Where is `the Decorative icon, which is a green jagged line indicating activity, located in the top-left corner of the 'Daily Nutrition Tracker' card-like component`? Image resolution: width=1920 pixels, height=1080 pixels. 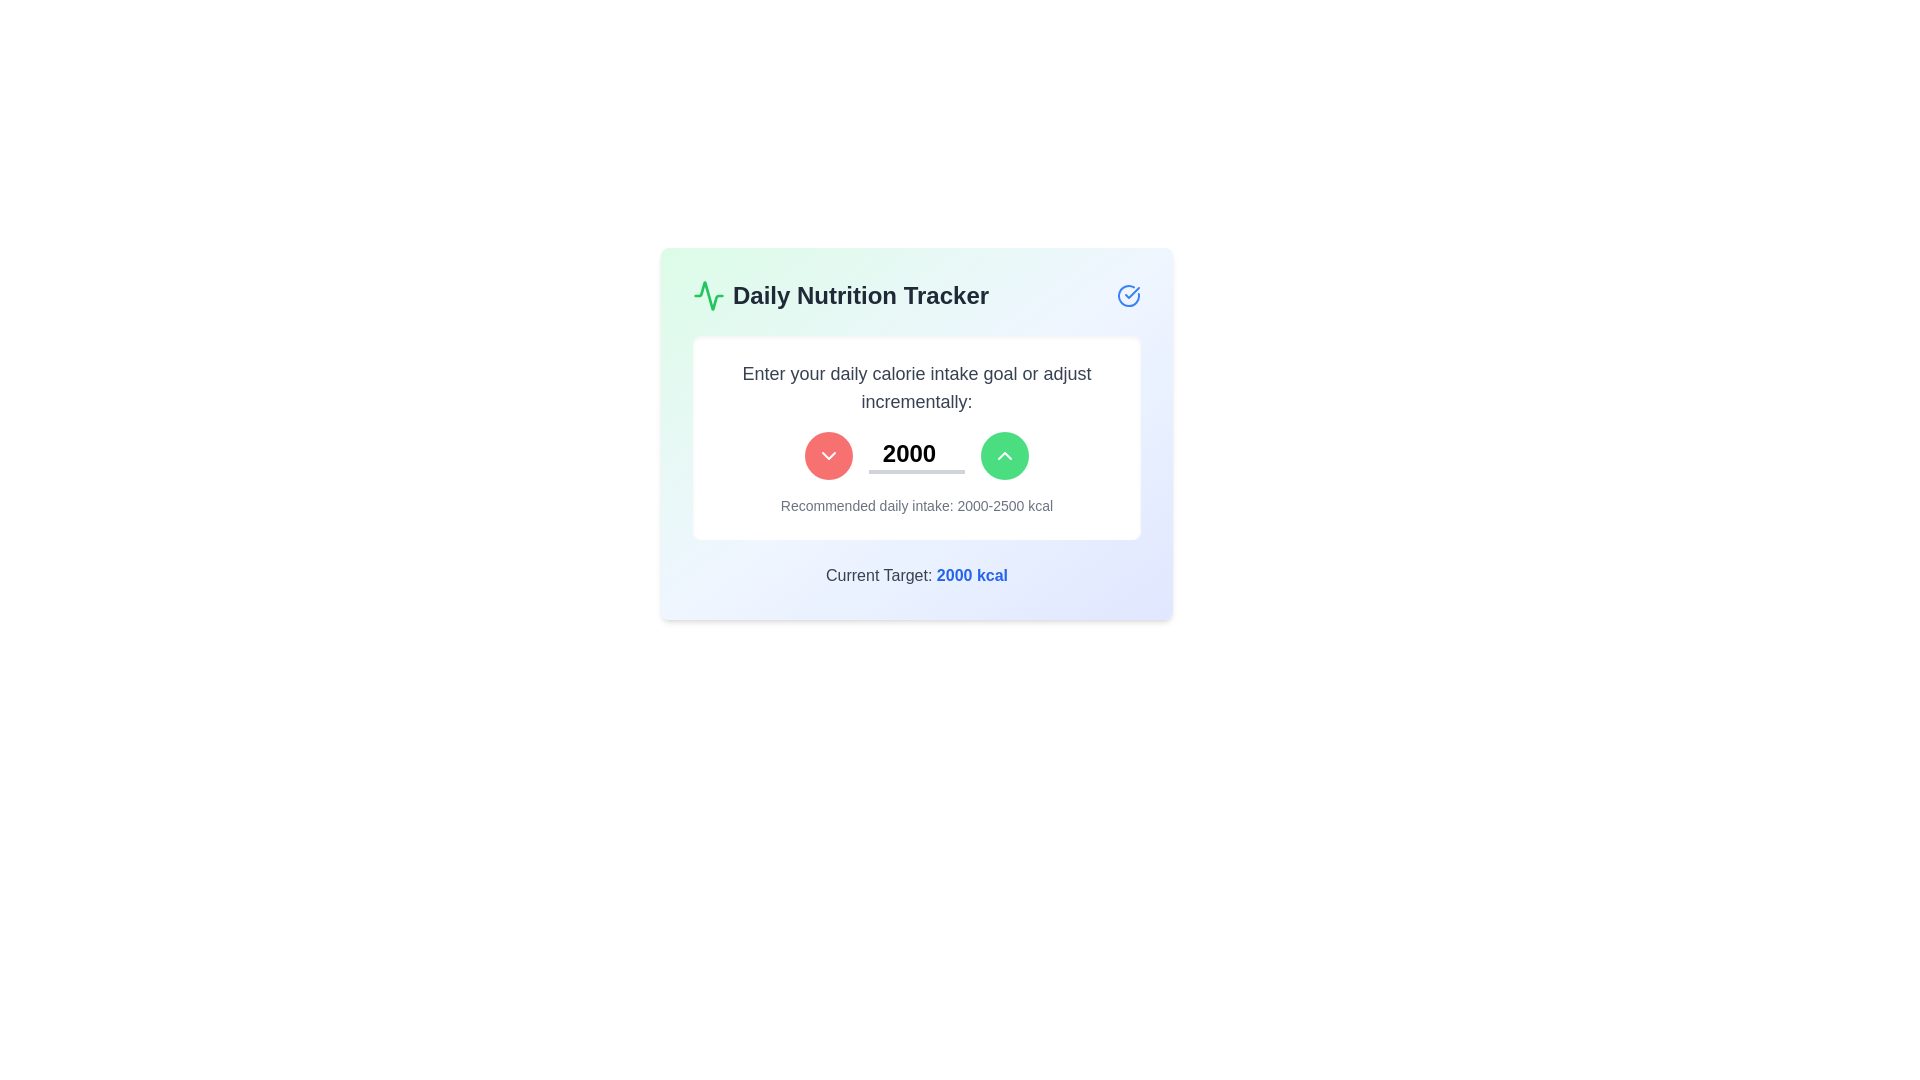
the Decorative icon, which is a green jagged line indicating activity, located in the top-left corner of the 'Daily Nutrition Tracker' card-like component is located at coordinates (709, 296).